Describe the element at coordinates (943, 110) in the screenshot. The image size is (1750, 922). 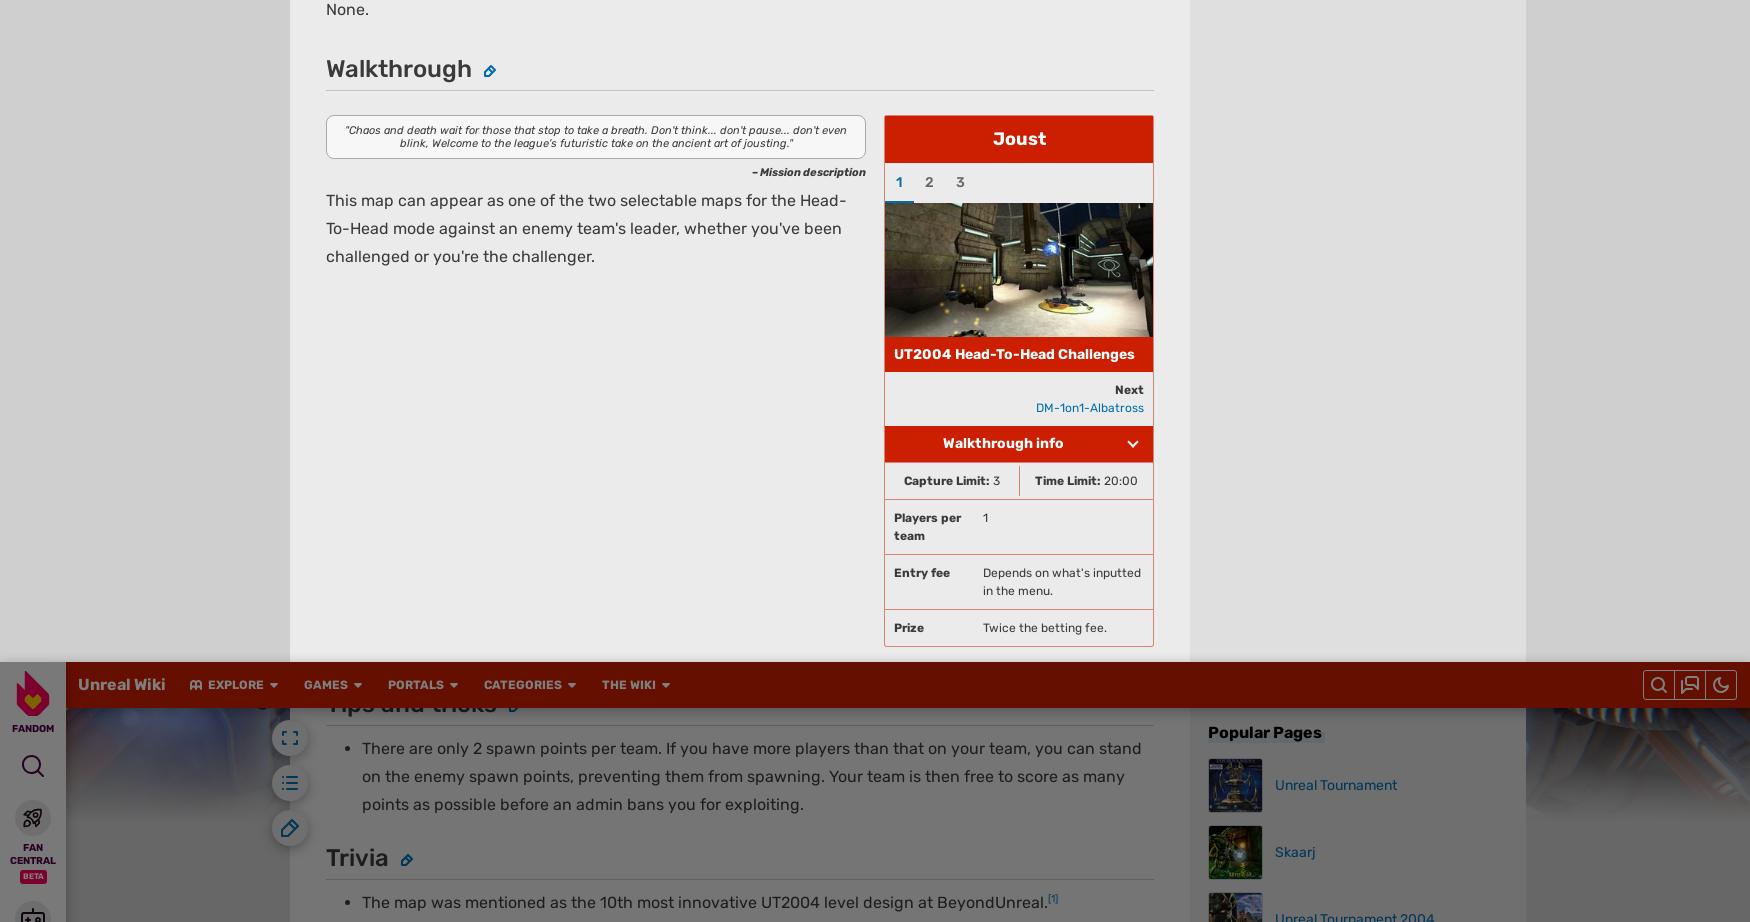
I see `'Contact'` at that location.